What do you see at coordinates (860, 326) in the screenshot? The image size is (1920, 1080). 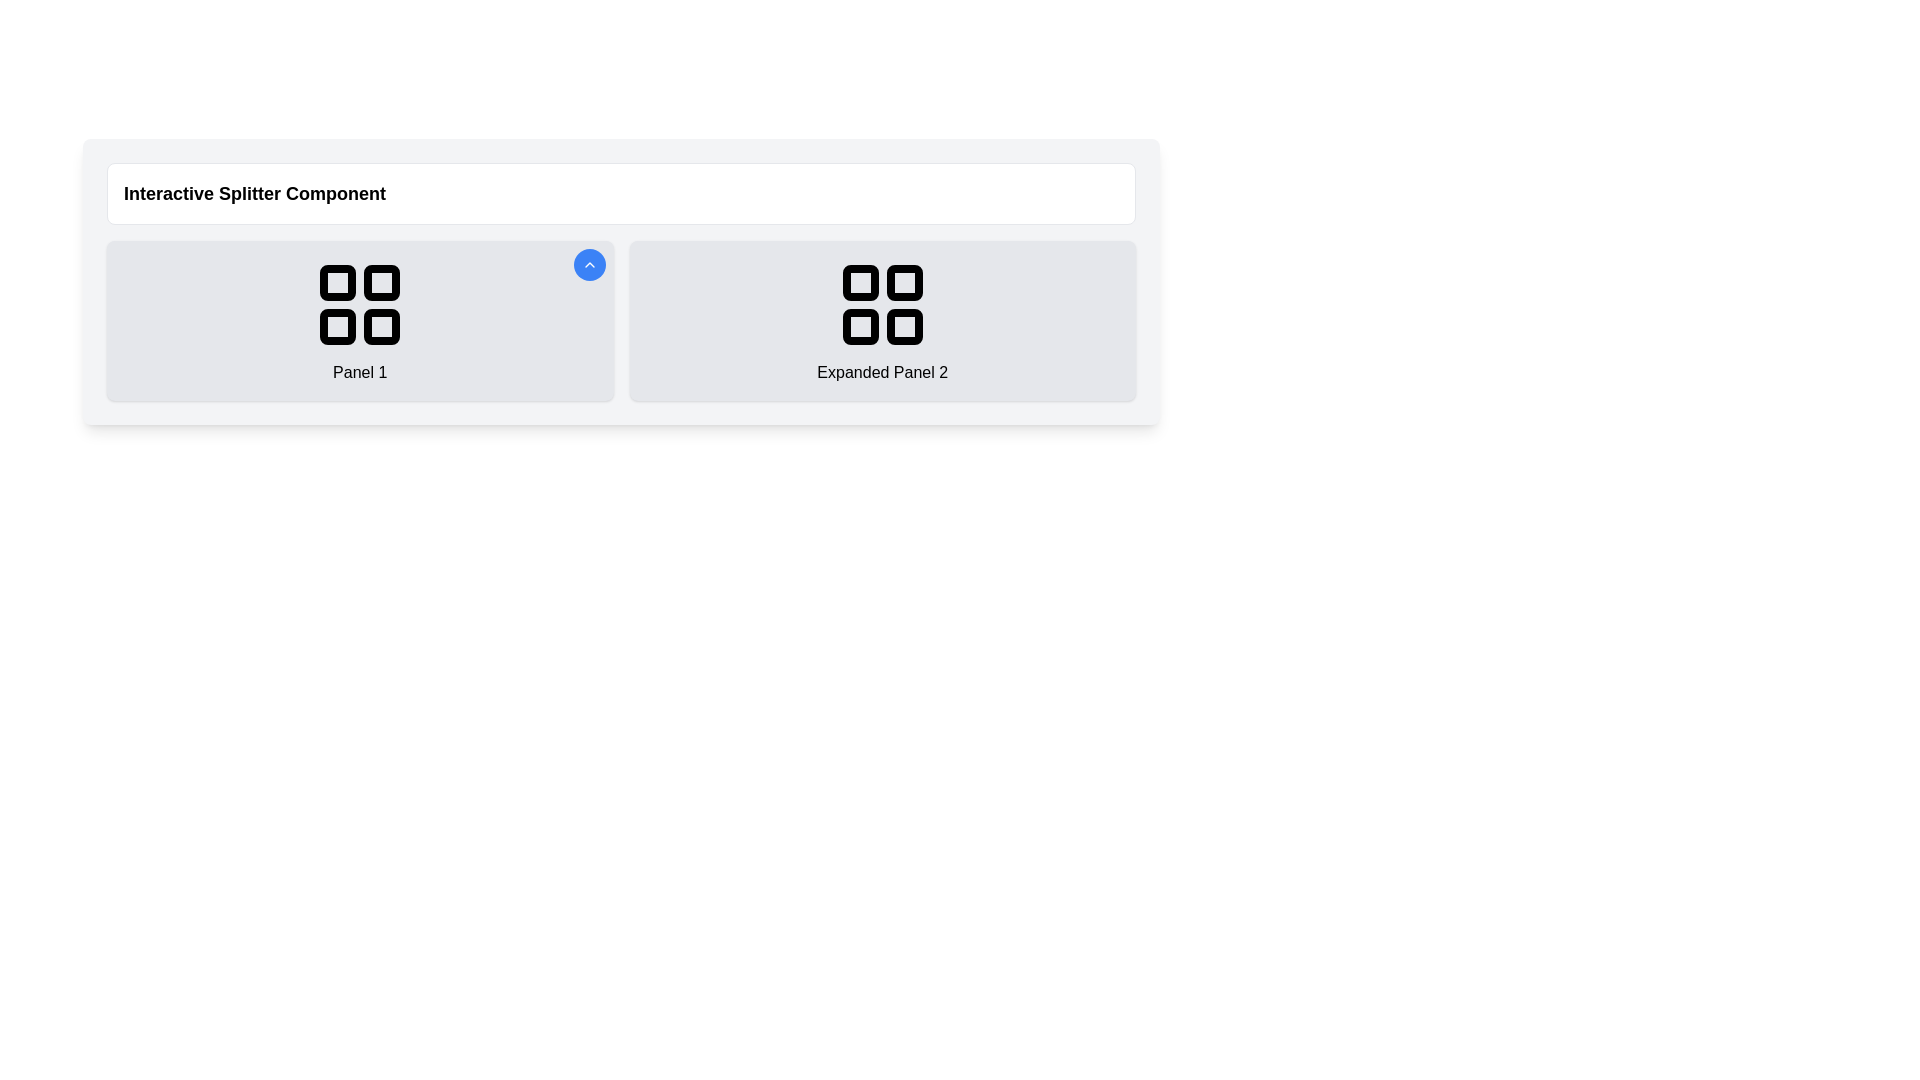 I see `the bottom-left icon in the 2x2 grid of the 'Expanded Panel 2' section, which visually represents a specific feature` at bounding box center [860, 326].